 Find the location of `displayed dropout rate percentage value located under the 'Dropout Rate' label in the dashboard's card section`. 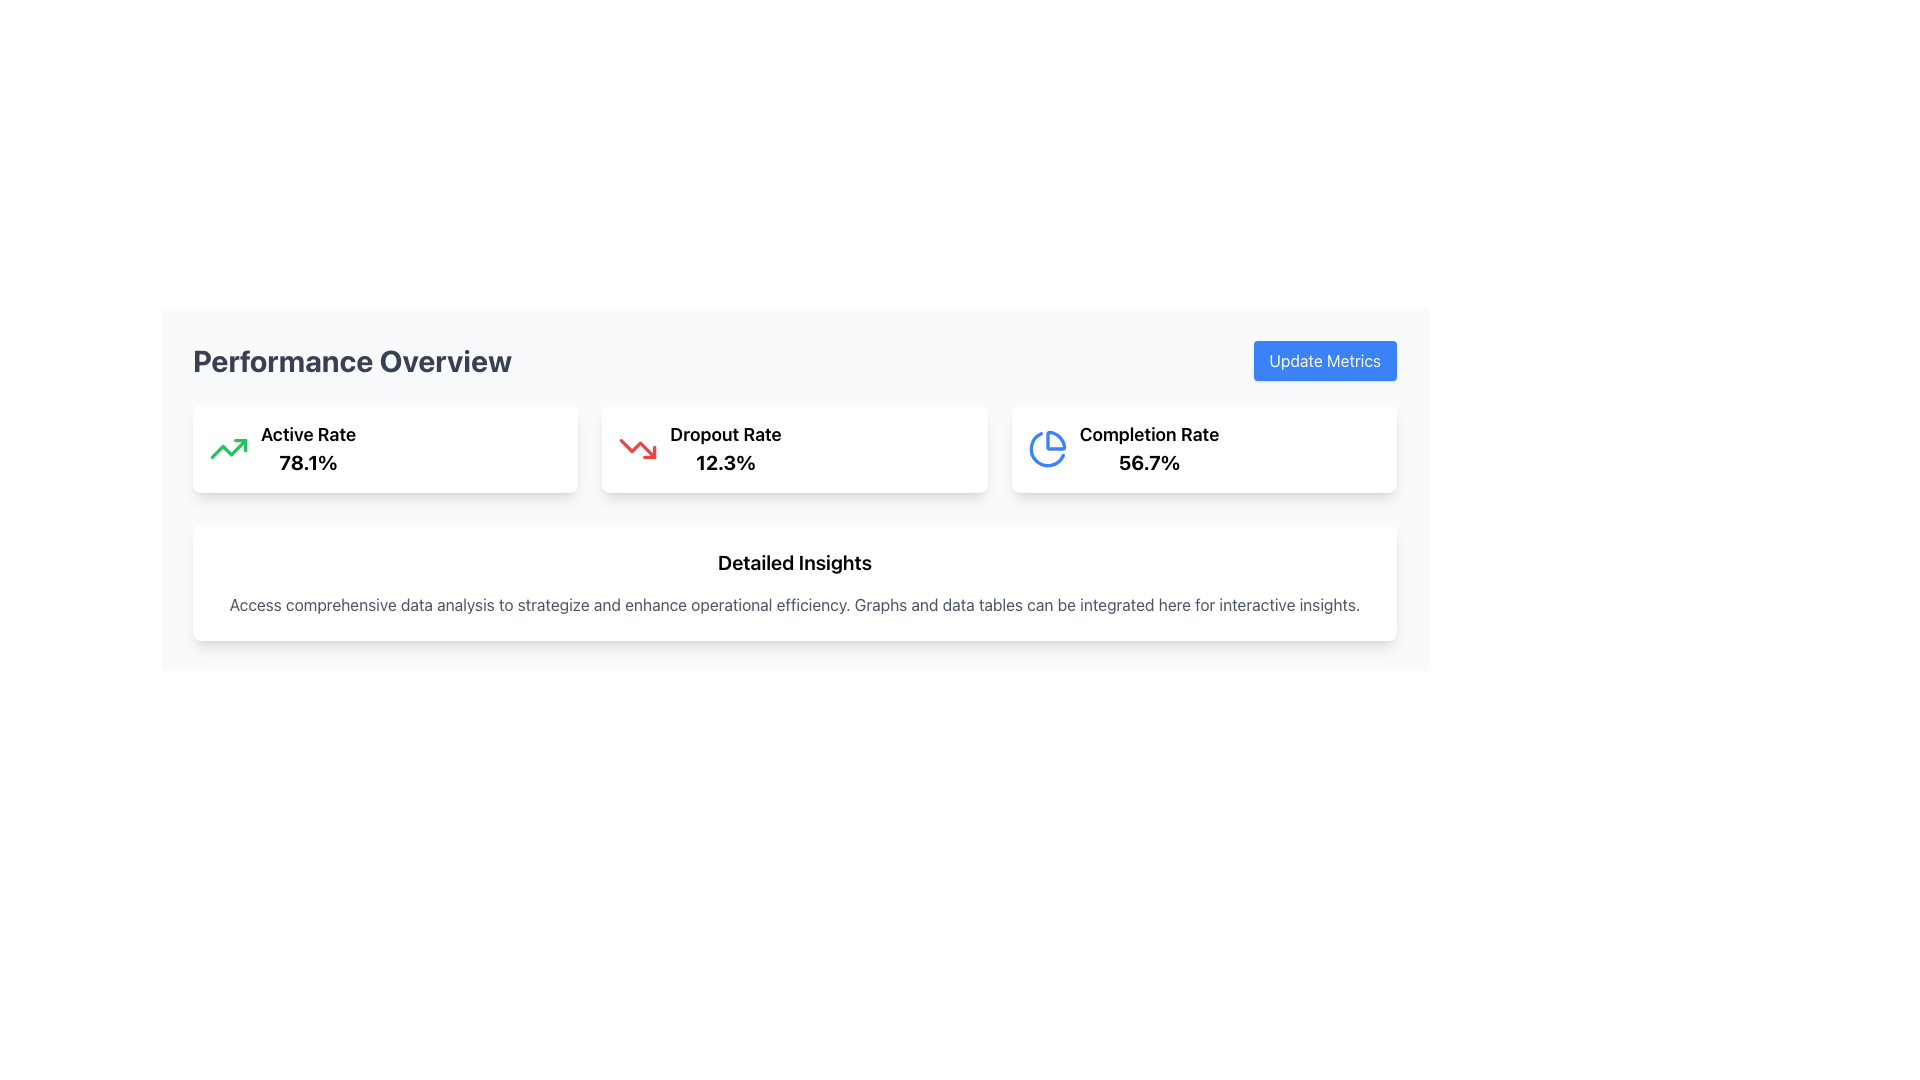

displayed dropout rate percentage value located under the 'Dropout Rate' label in the dashboard's card section is located at coordinates (724, 462).